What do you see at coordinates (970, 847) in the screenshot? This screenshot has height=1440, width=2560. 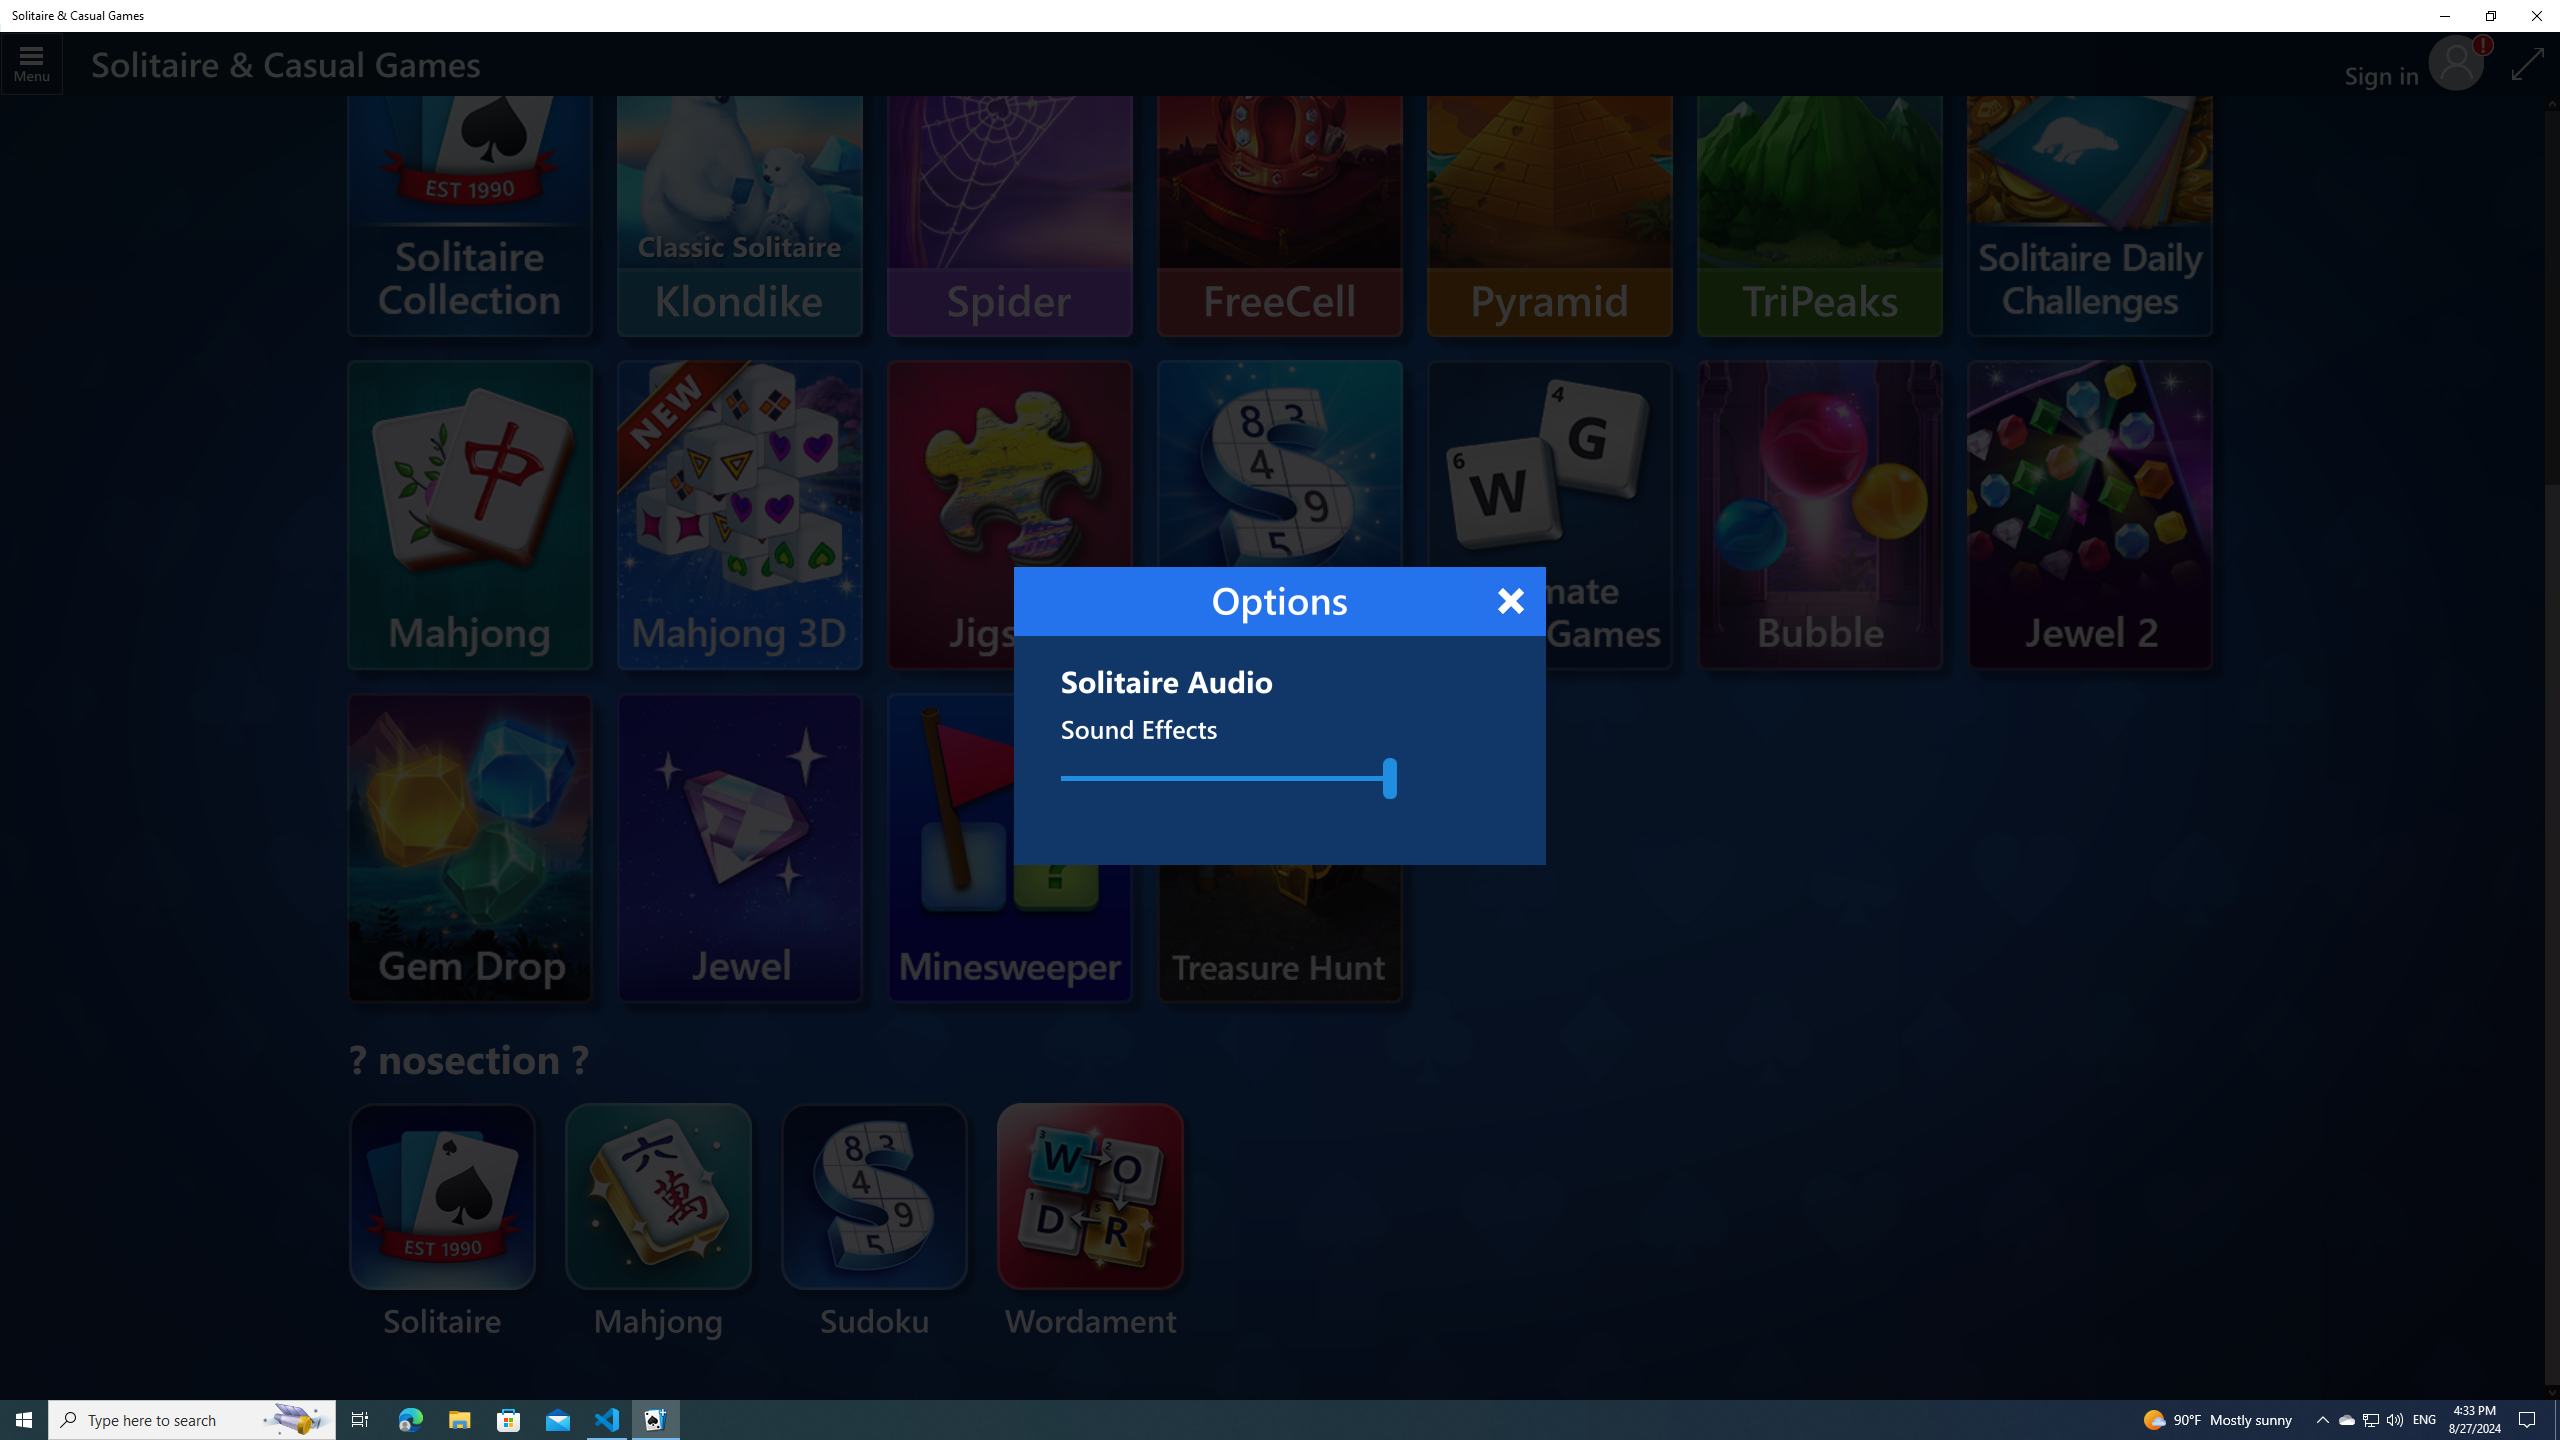 I see `'Microsoft Minesweeper'` at bounding box center [970, 847].